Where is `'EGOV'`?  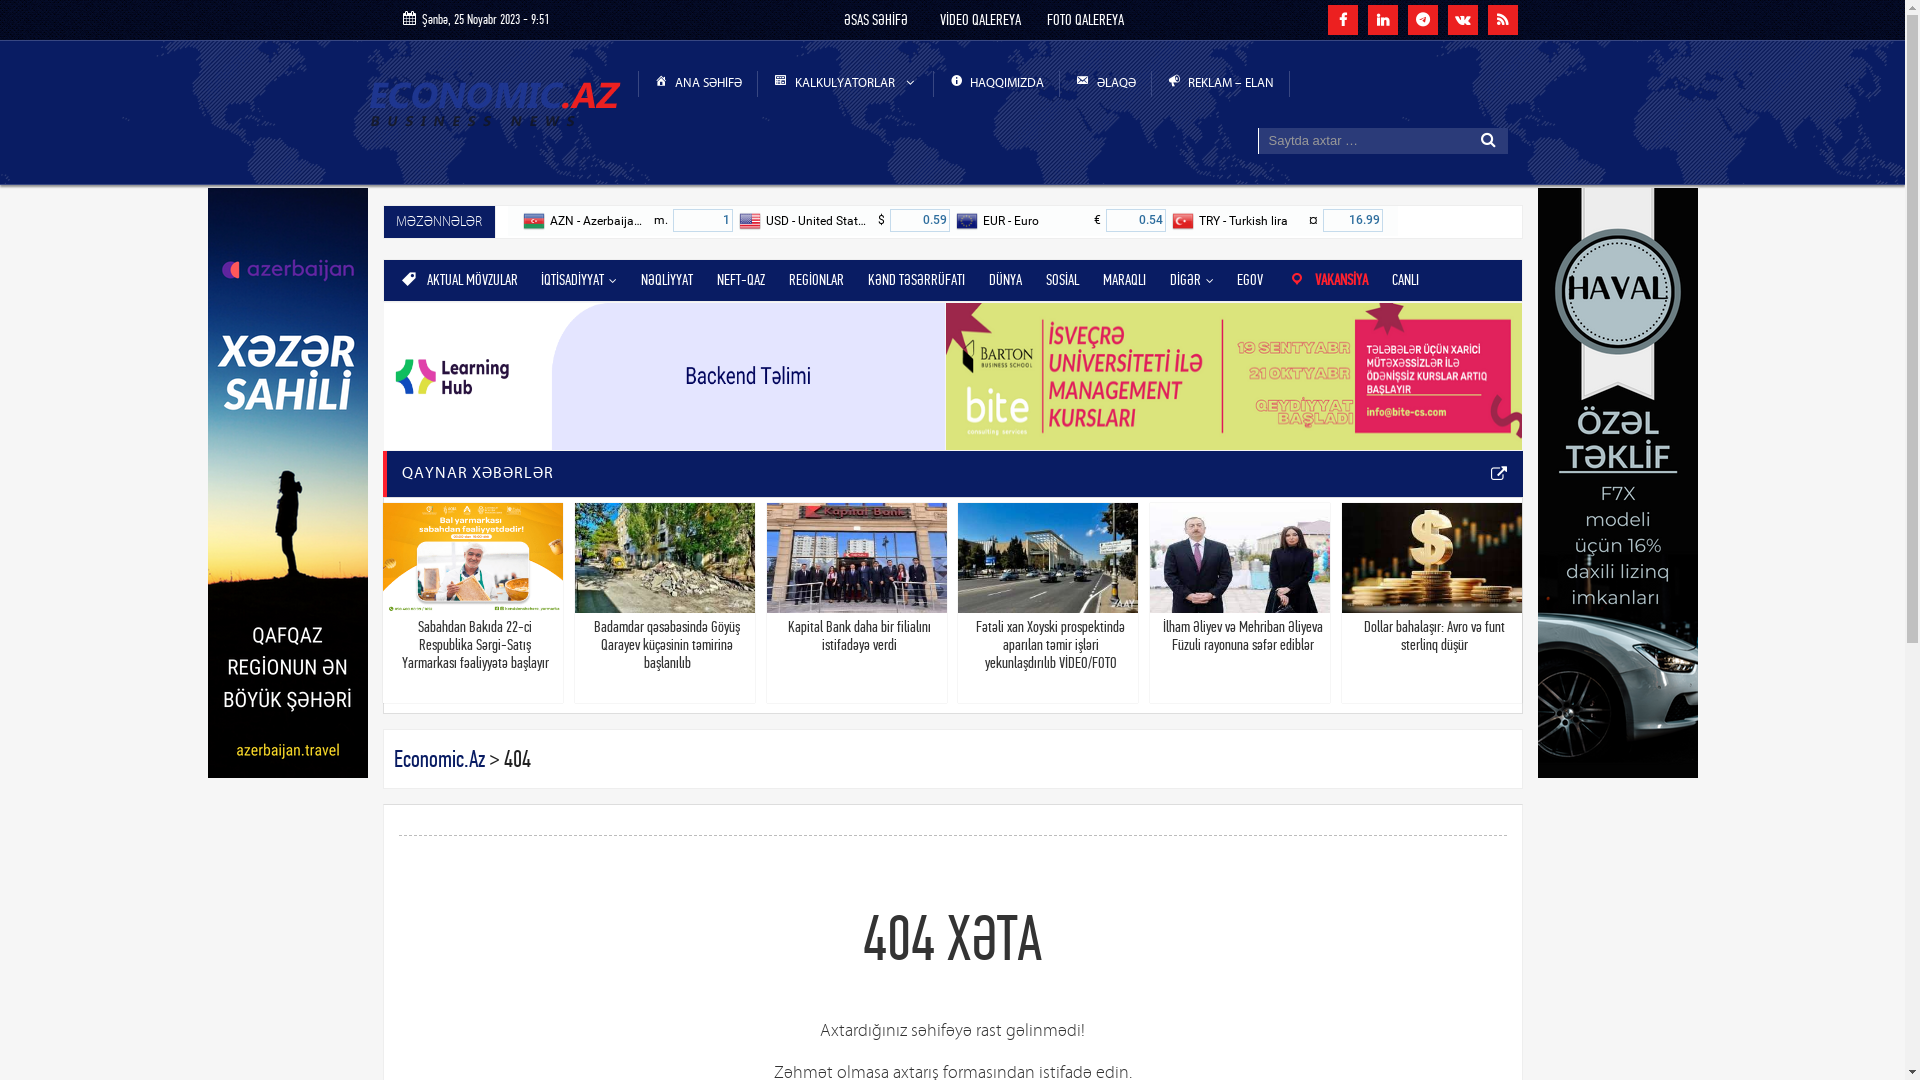 'EGOV' is located at coordinates (1248, 280).